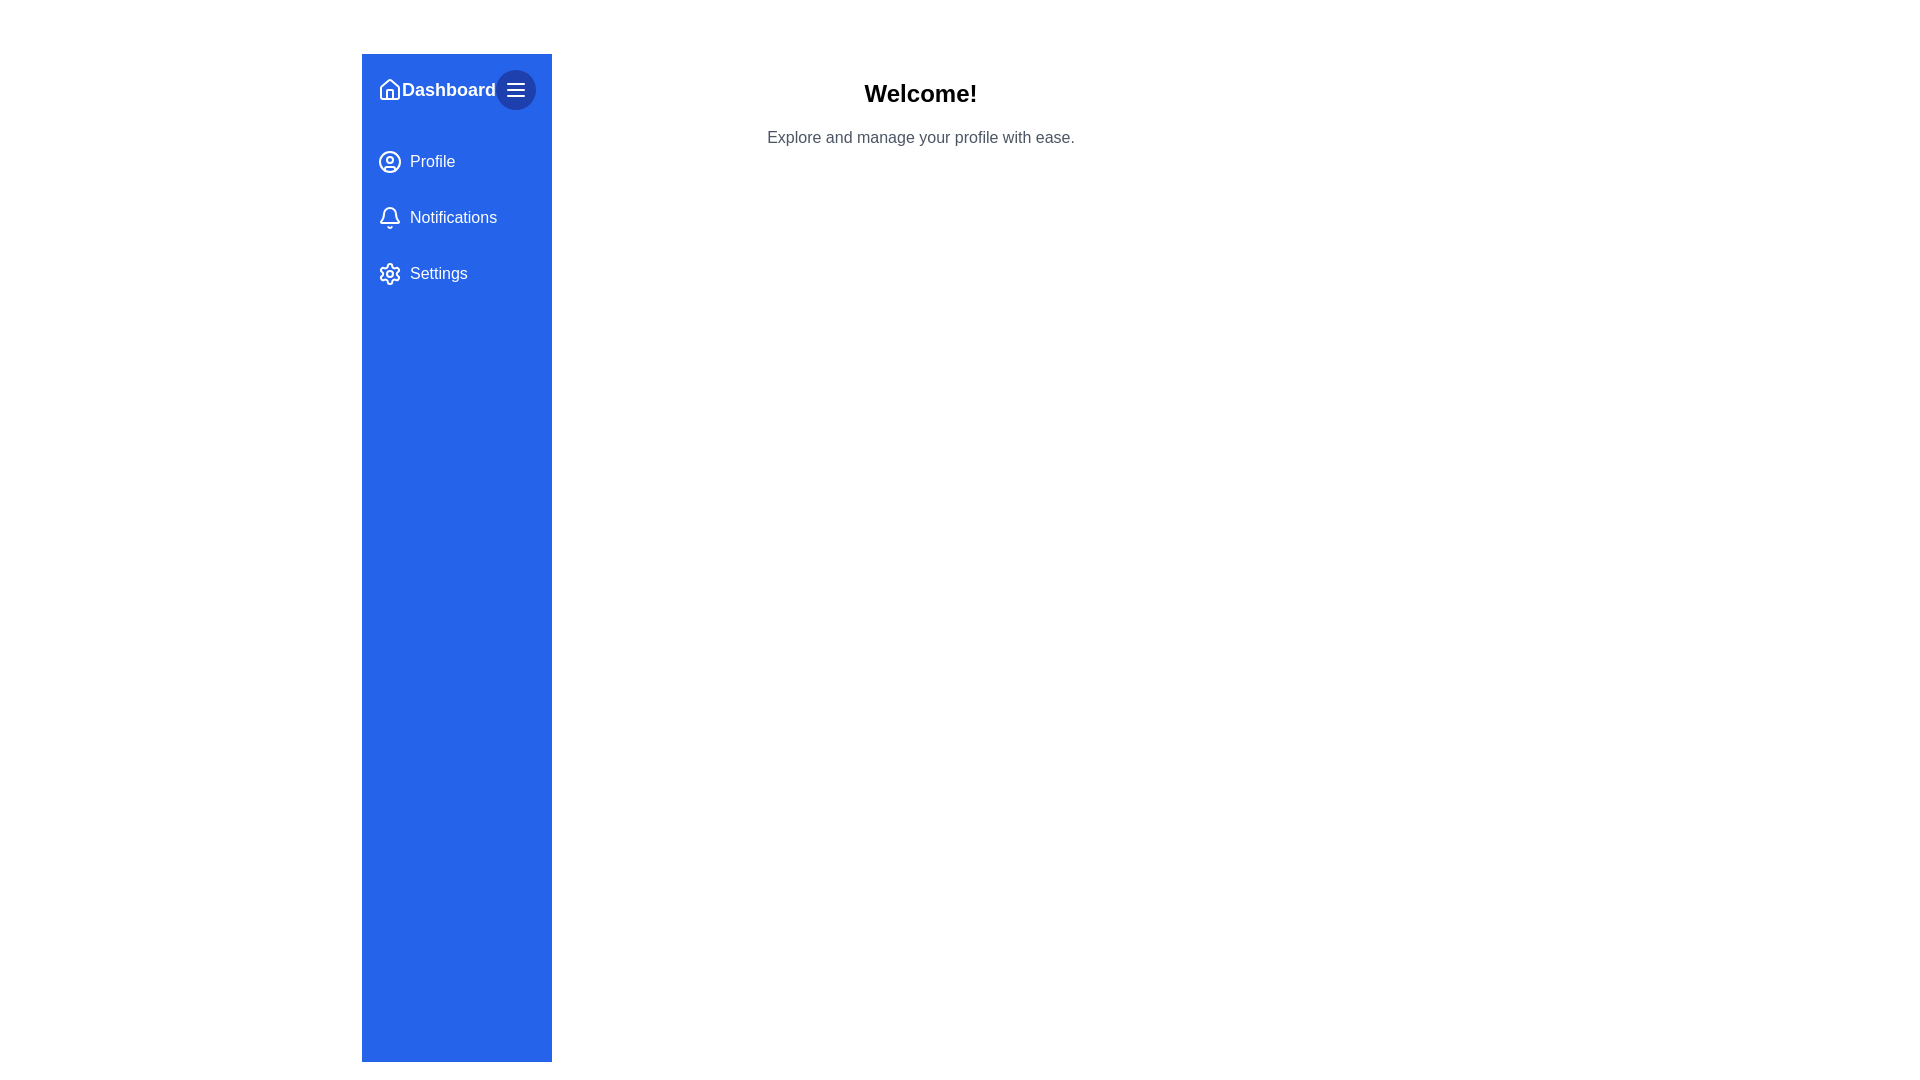  What do you see at coordinates (437, 273) in the screenshot?
I see `the 'Settings' label in the blue vertical navigation menu, which is the fourth option below 'Dashboard', 'Profile', and 'Notifications', and is accompanied by a settings gear icon` at bounding box center [437, 273].